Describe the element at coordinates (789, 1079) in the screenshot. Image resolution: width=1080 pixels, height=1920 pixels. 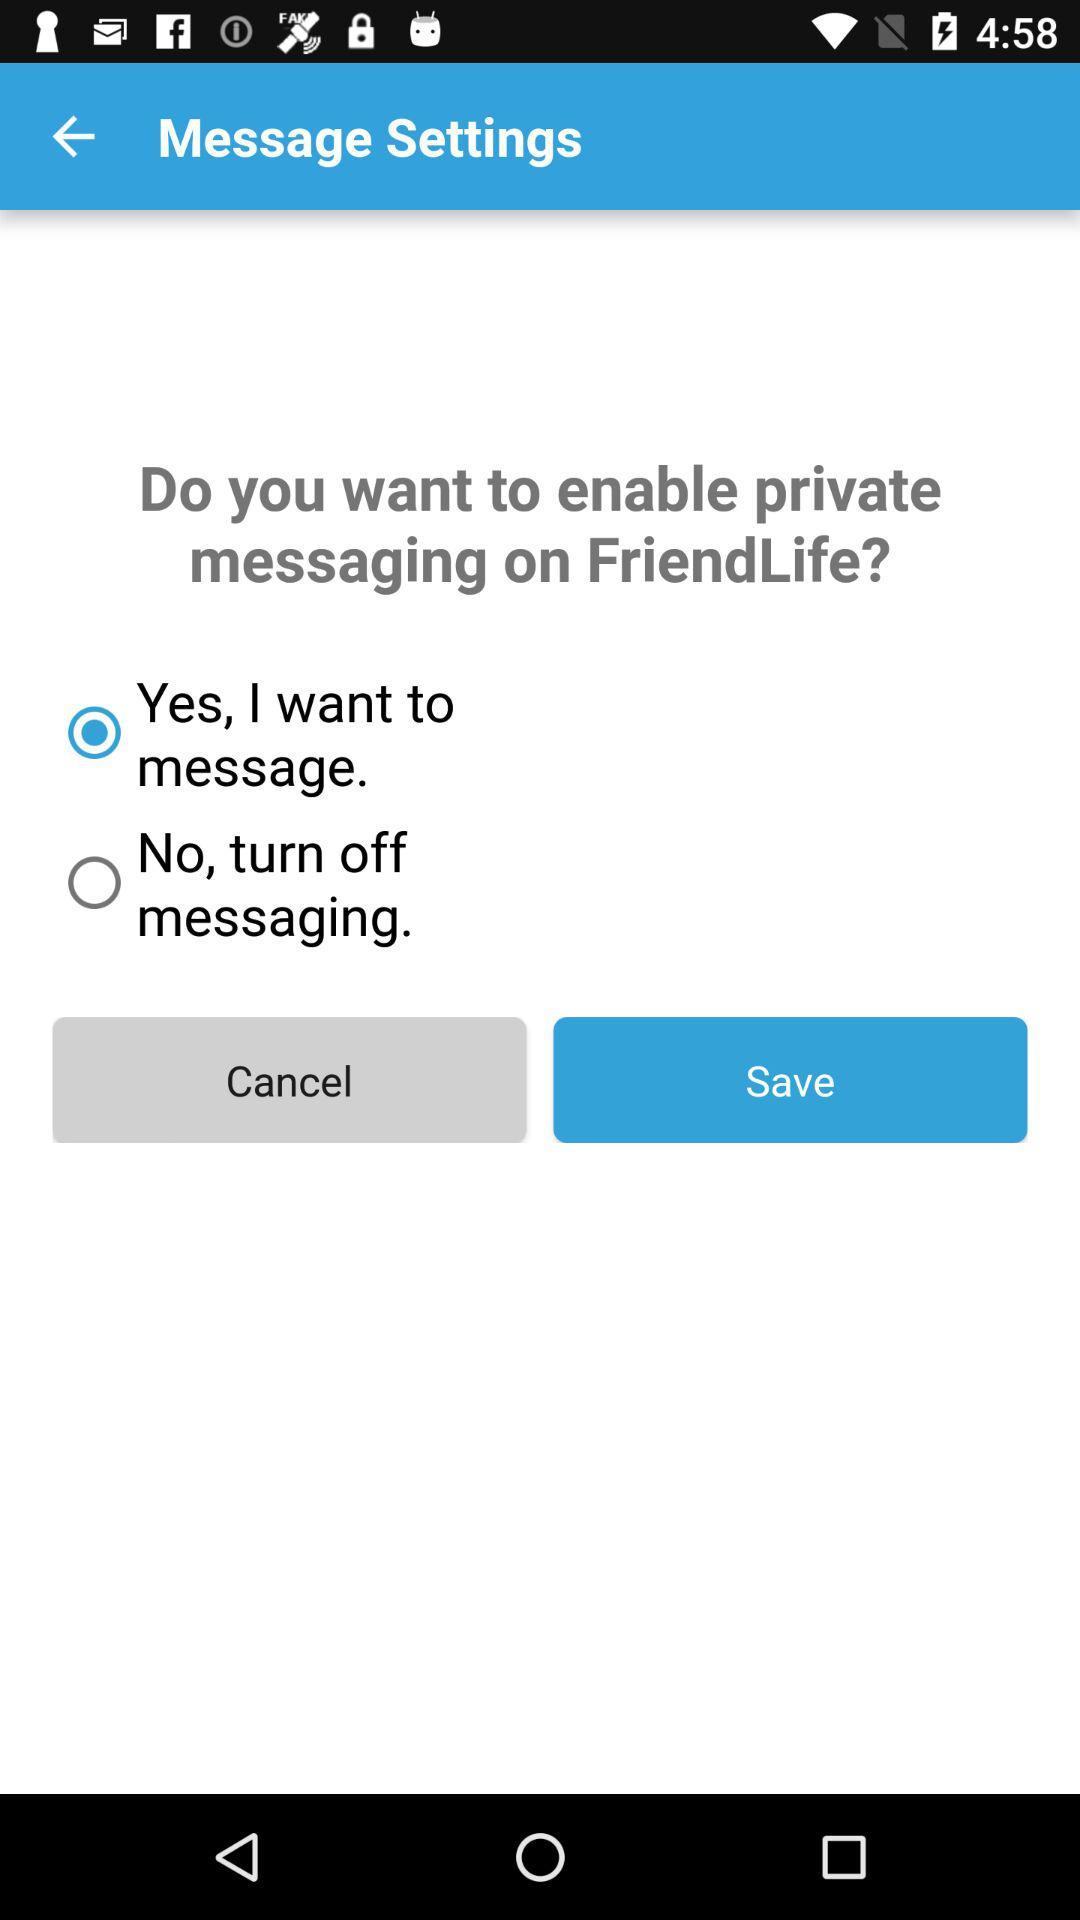
I see `the icon on the right` at that location.